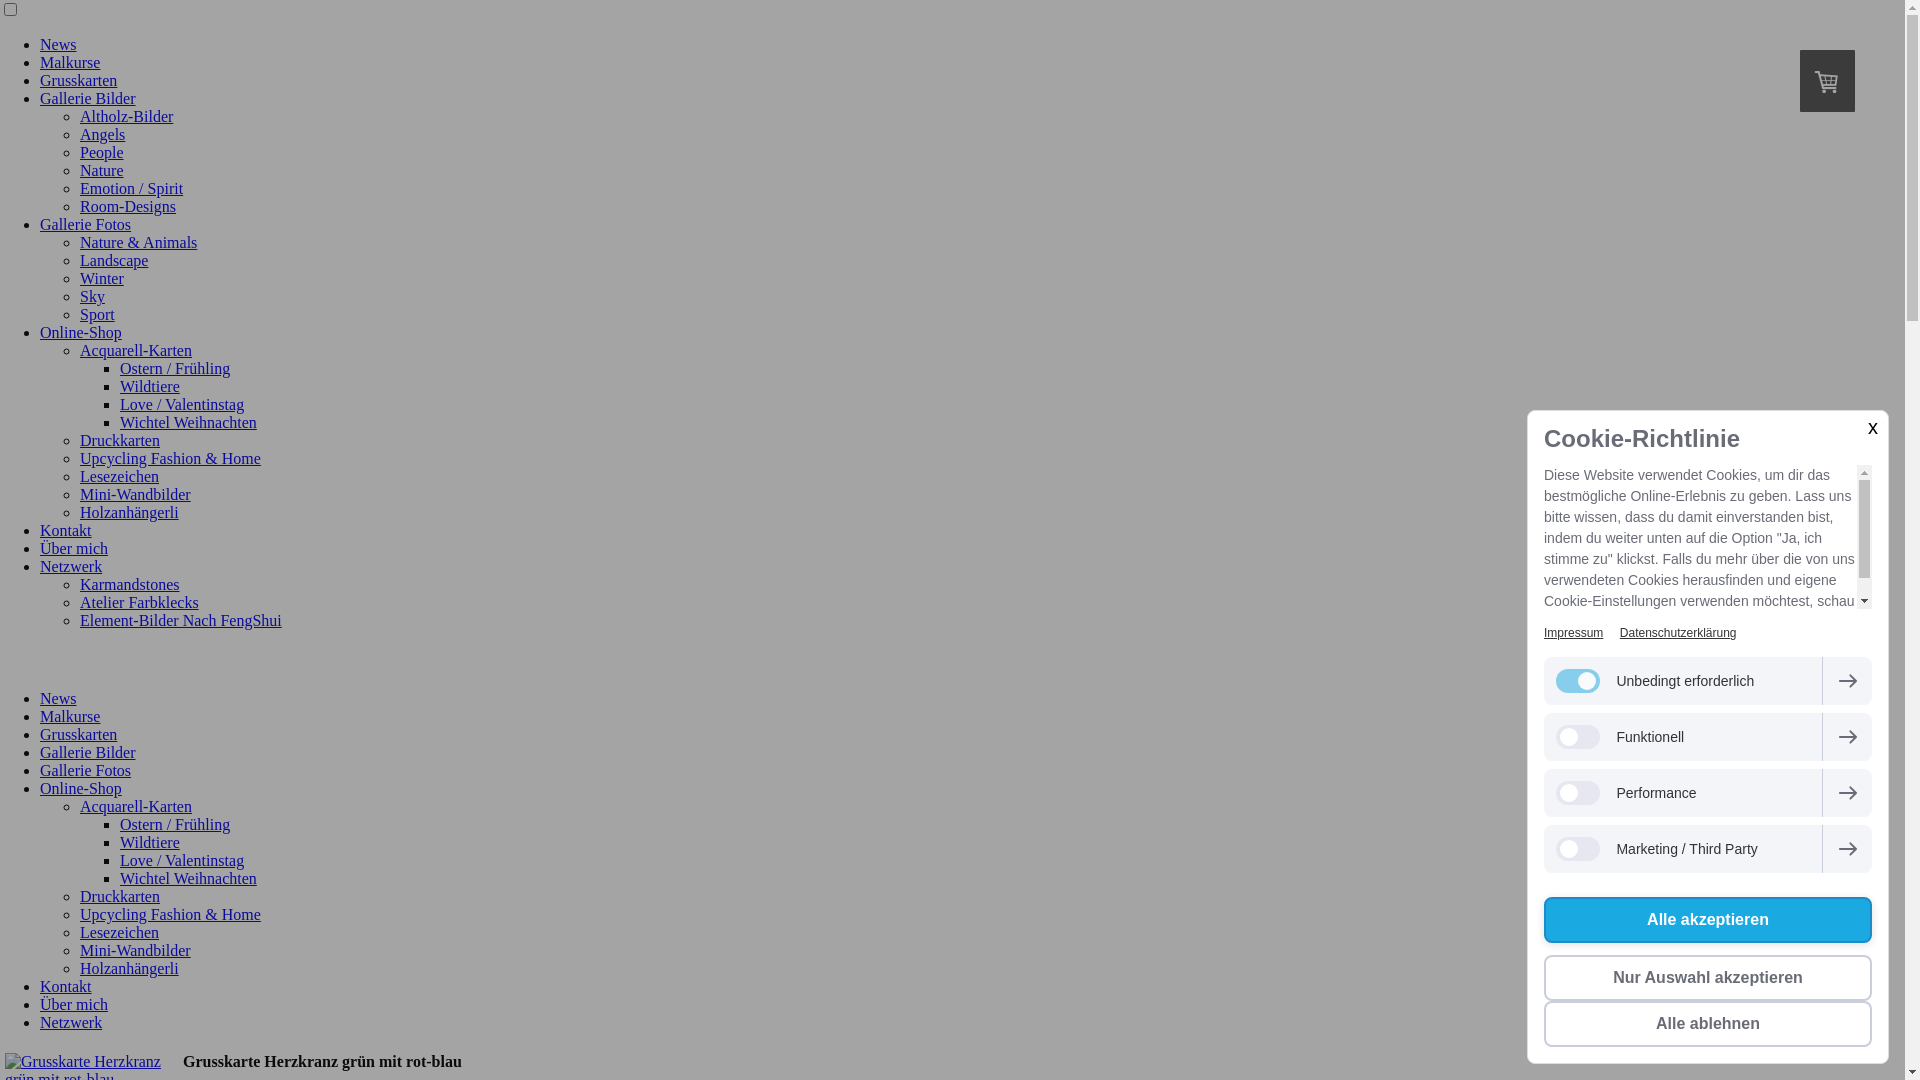  What do you see at coordinates (57, 44) in the screenshot?
I see `'News'` at bounding box center [57, 44].